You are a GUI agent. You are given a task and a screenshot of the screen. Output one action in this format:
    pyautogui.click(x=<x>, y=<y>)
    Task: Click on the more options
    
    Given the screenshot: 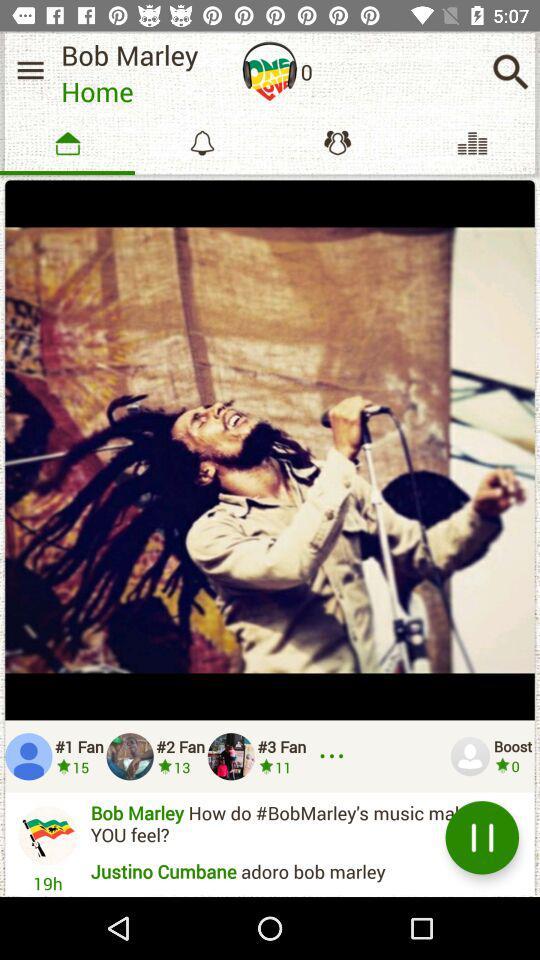 What is the action you would take?
    pyautogui.click(x=335, y=755)
    